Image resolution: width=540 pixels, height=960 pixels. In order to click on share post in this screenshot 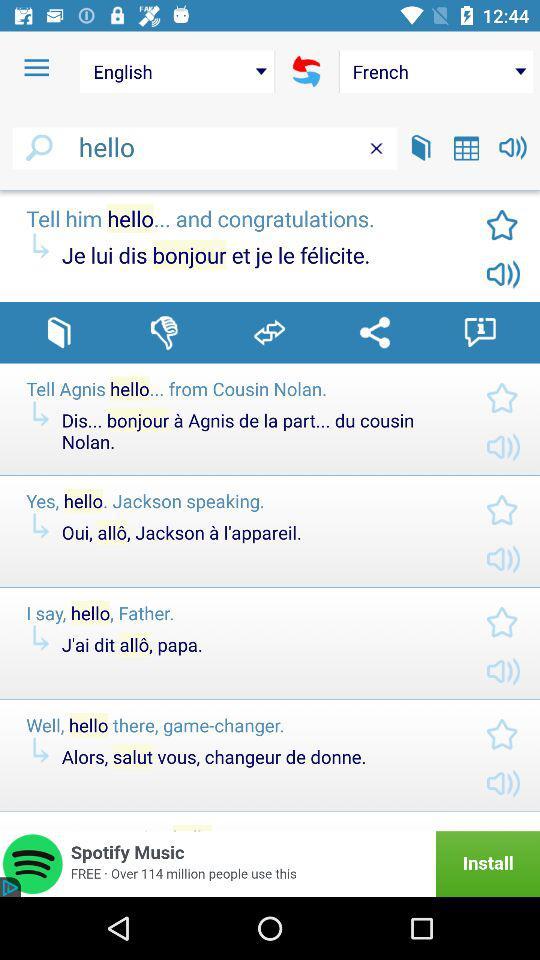, I will do `click(269, 332)`.